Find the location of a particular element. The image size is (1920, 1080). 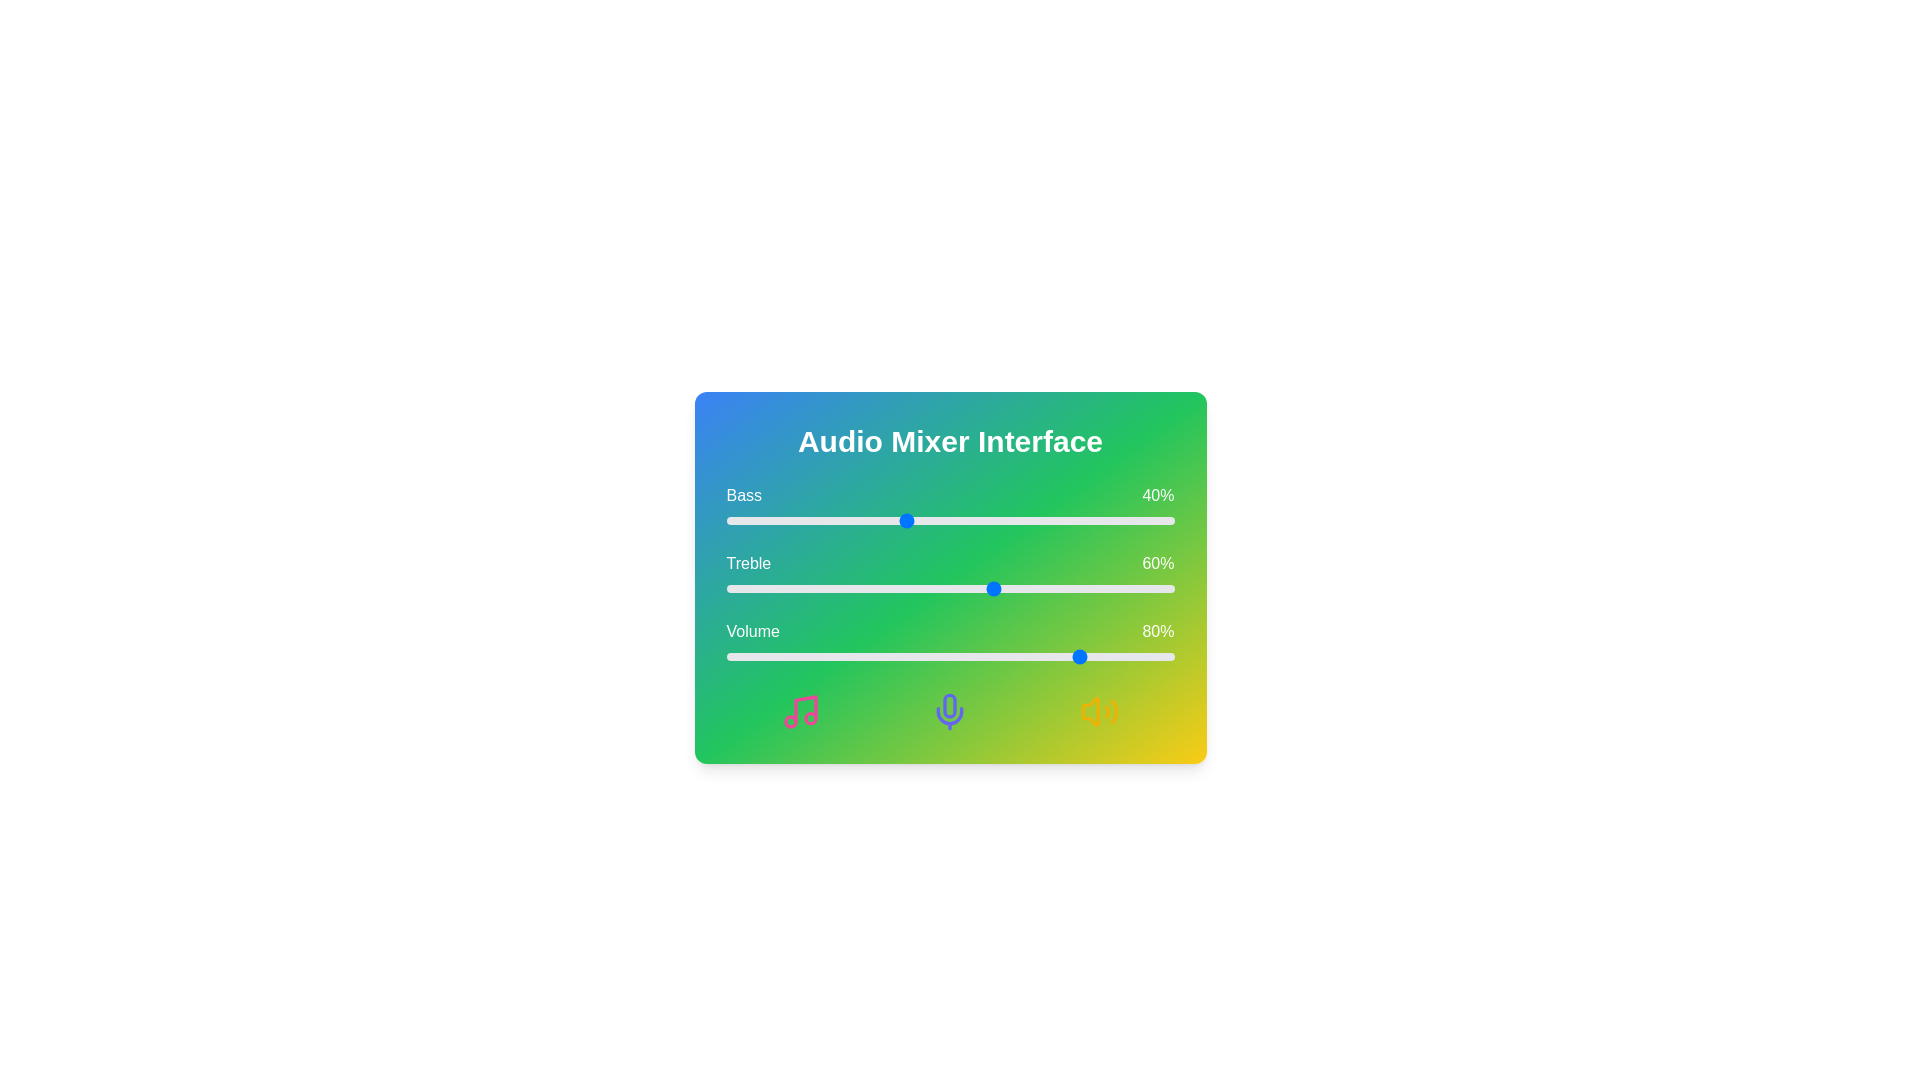

the volume icon is located at coordinates (1098, 711).